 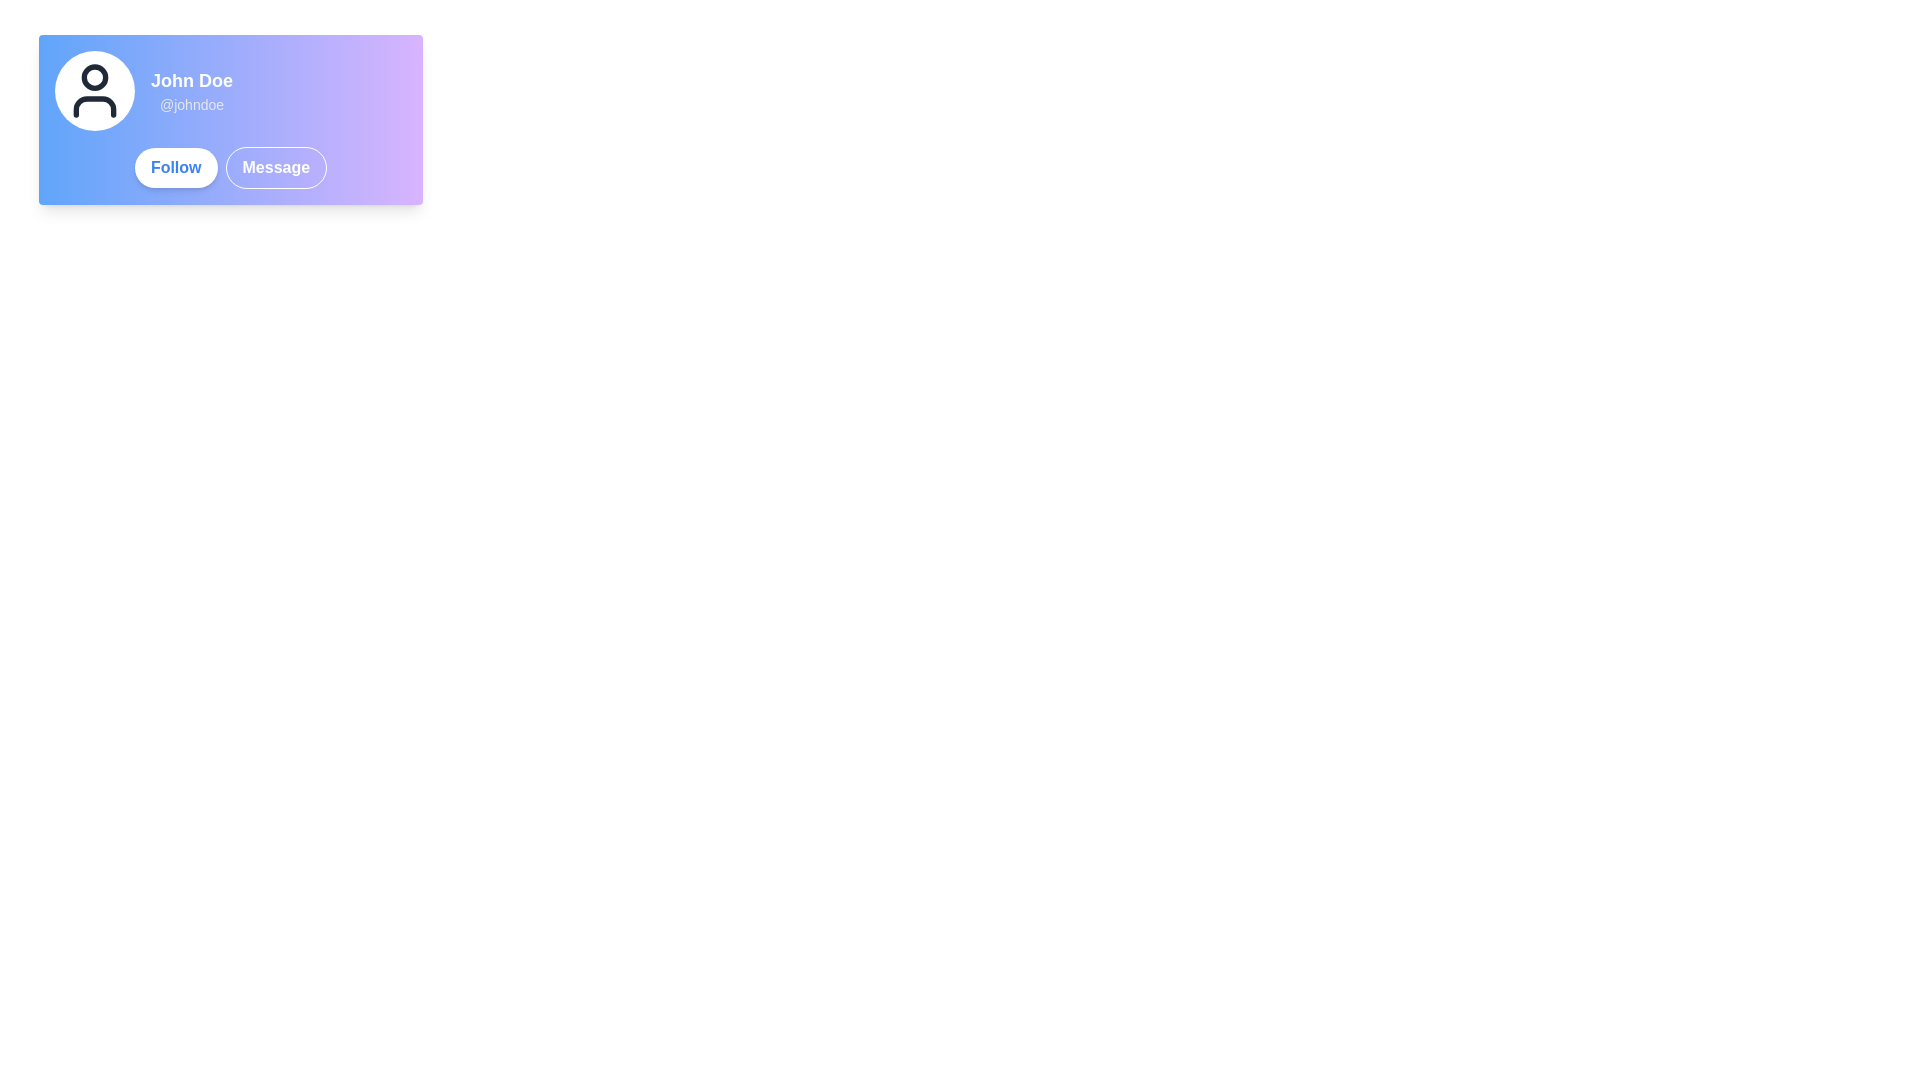 I want to click on the user avatar icon located at the top-left corner of the card layout, which visually represents the user and is non-interactive, so click(x=94, y=91).